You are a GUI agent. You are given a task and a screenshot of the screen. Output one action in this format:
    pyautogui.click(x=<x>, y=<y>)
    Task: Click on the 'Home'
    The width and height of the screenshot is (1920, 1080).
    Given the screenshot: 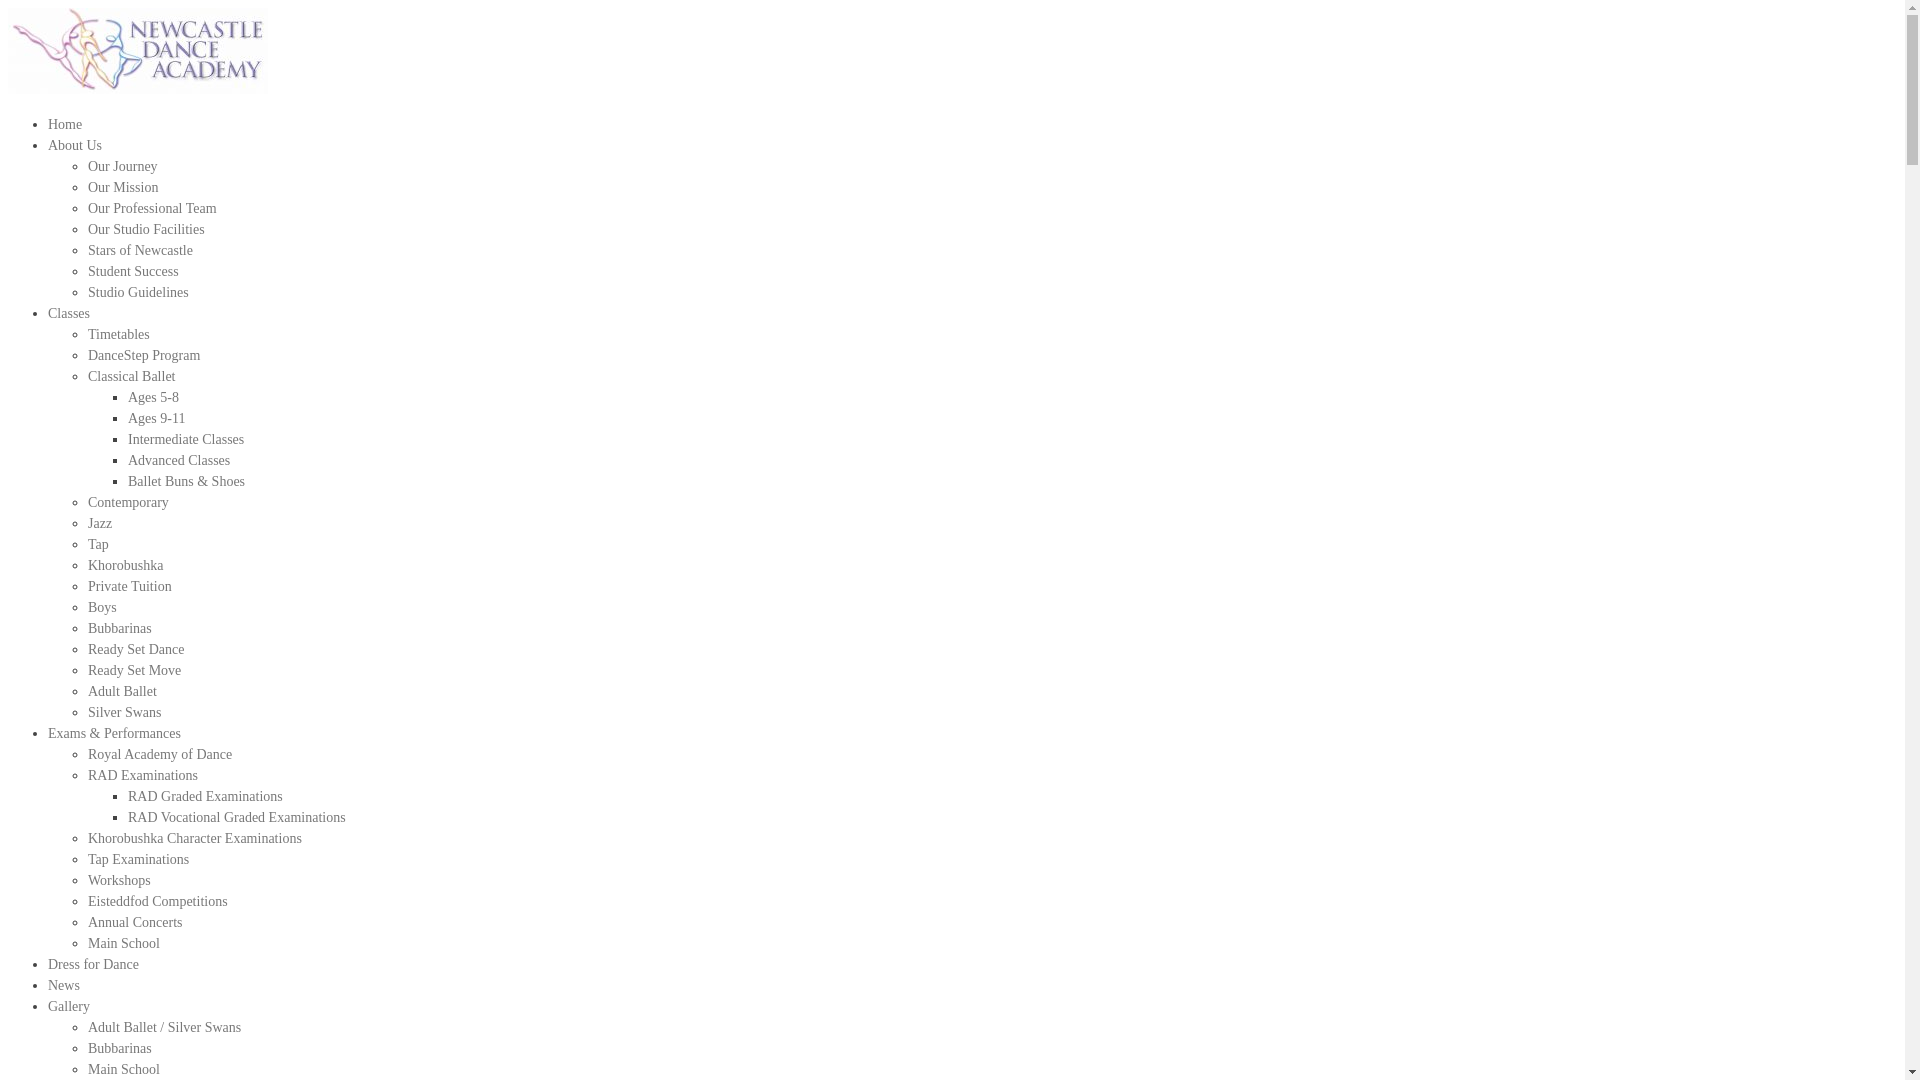 What is the action you would take?
    pyautogui.click(x=65, y=124)
    